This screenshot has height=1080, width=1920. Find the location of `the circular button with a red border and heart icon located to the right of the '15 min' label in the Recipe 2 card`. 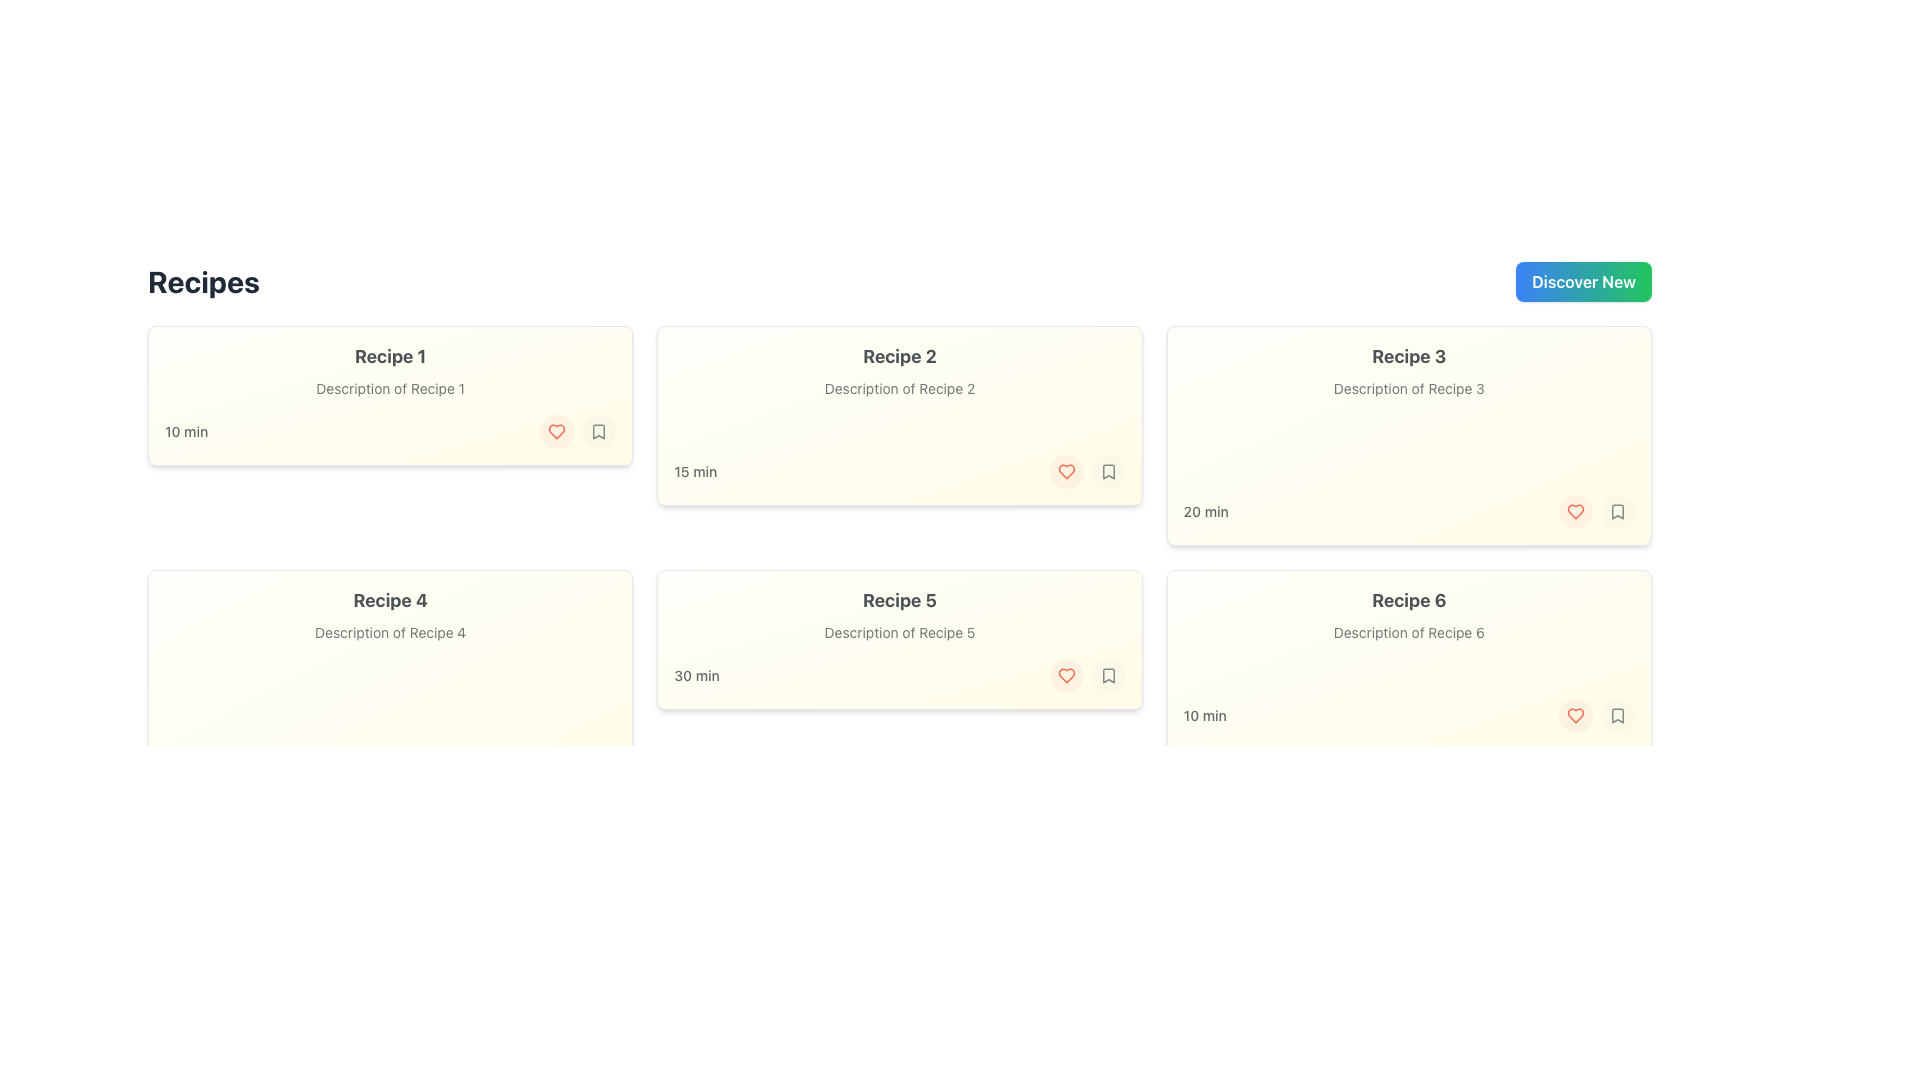

the circular button with a red border and heart icon located to the right of the '15 min' label in the Recipe 2 card is located at coordinates (1065, 471).